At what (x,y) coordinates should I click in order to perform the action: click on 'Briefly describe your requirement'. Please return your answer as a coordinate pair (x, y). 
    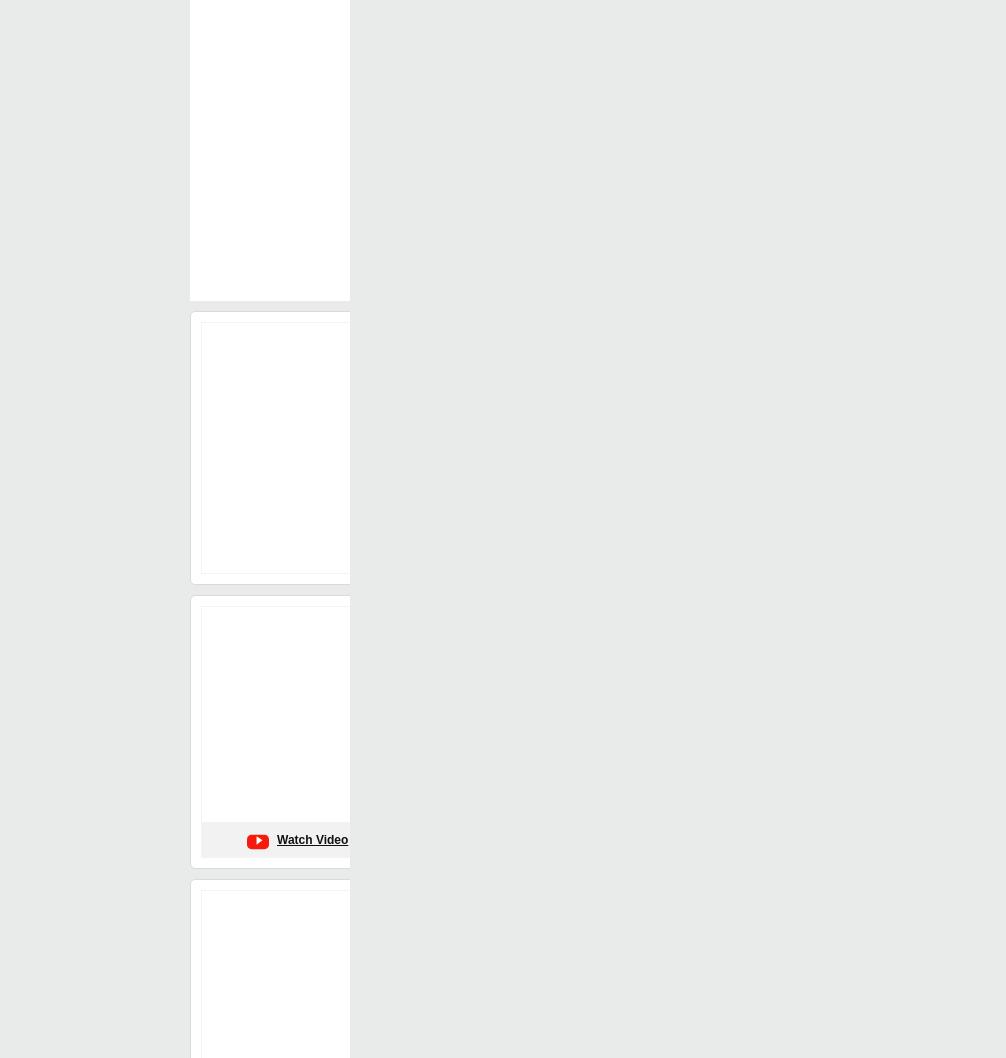
    Looking at the image, I should click on (282, 273).